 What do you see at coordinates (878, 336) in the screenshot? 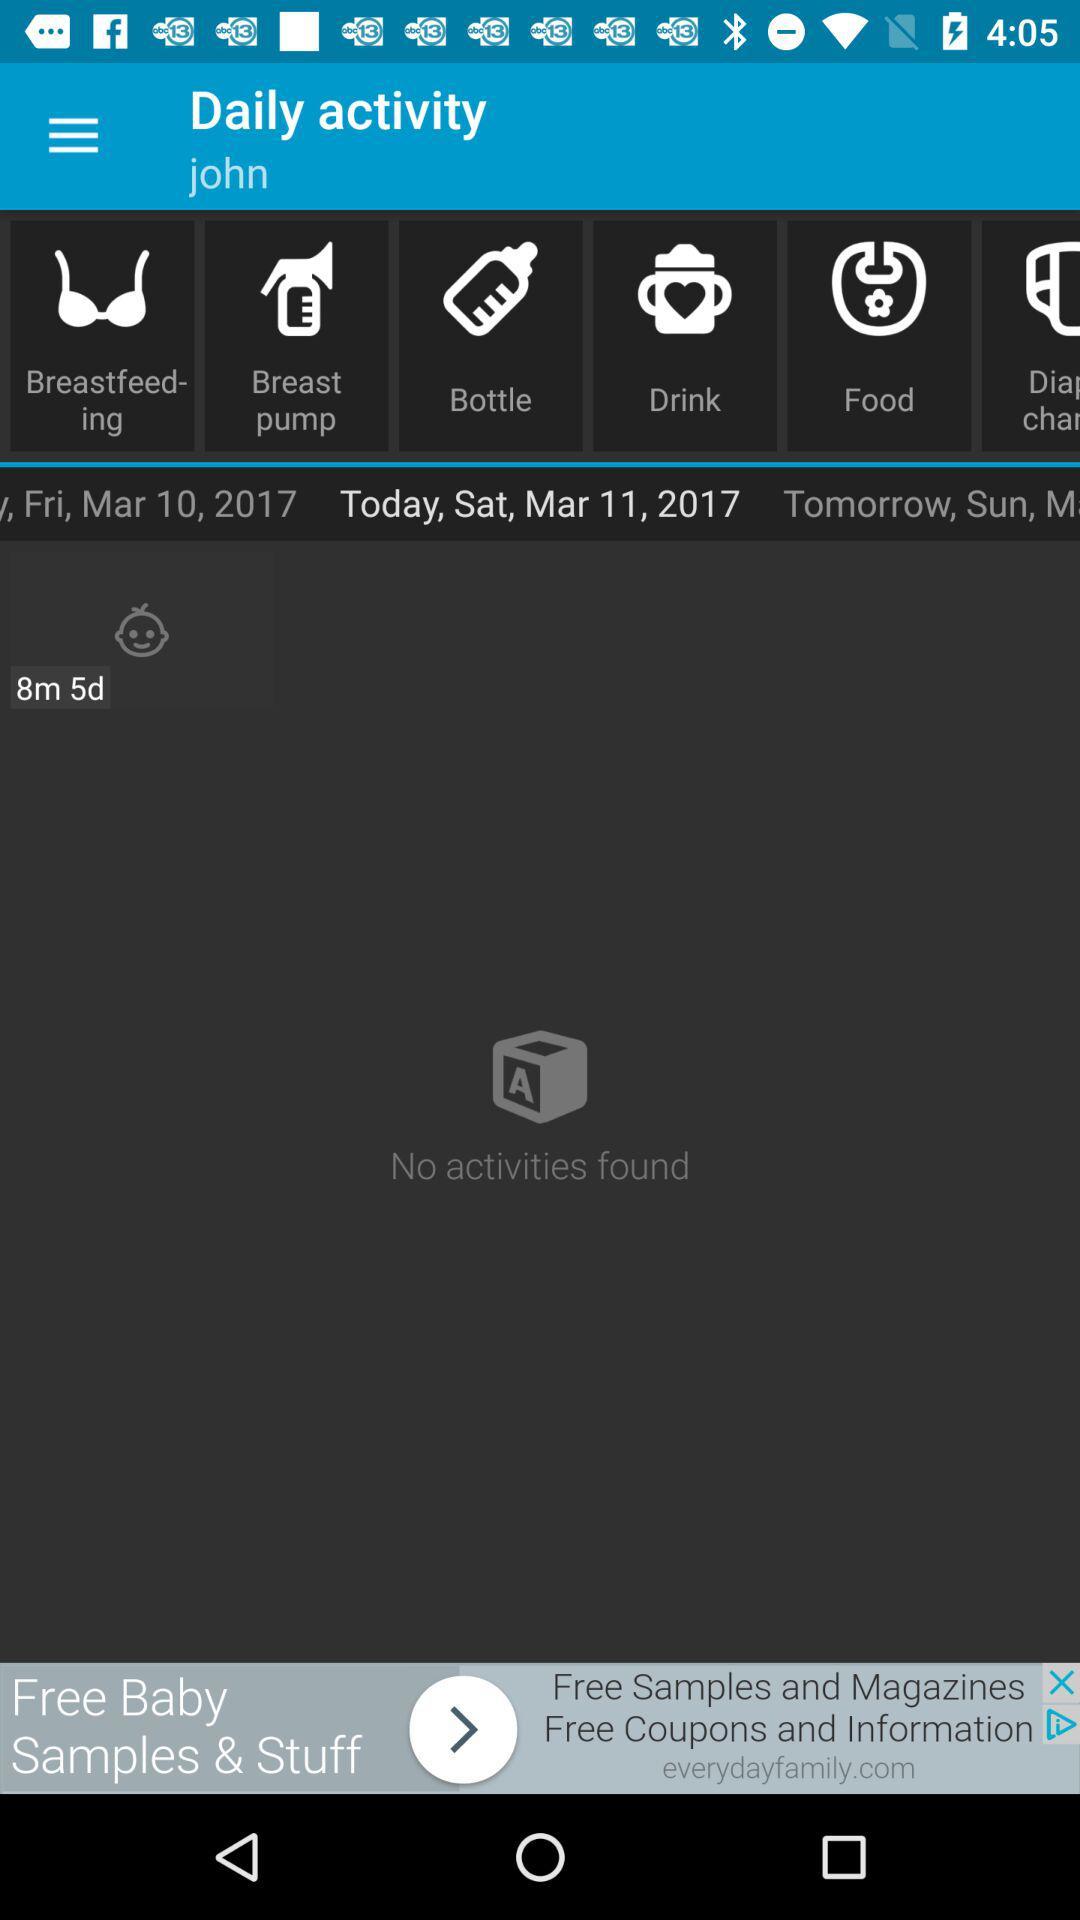
I see `food along with icon on the top of the web page` at bounding box center [878, 336].